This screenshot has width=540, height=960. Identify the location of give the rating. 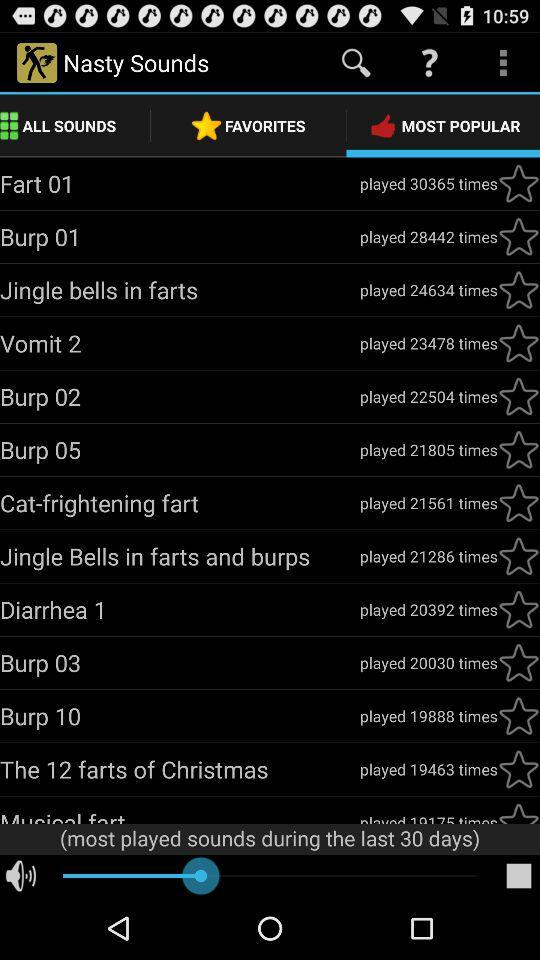
(518, 502).